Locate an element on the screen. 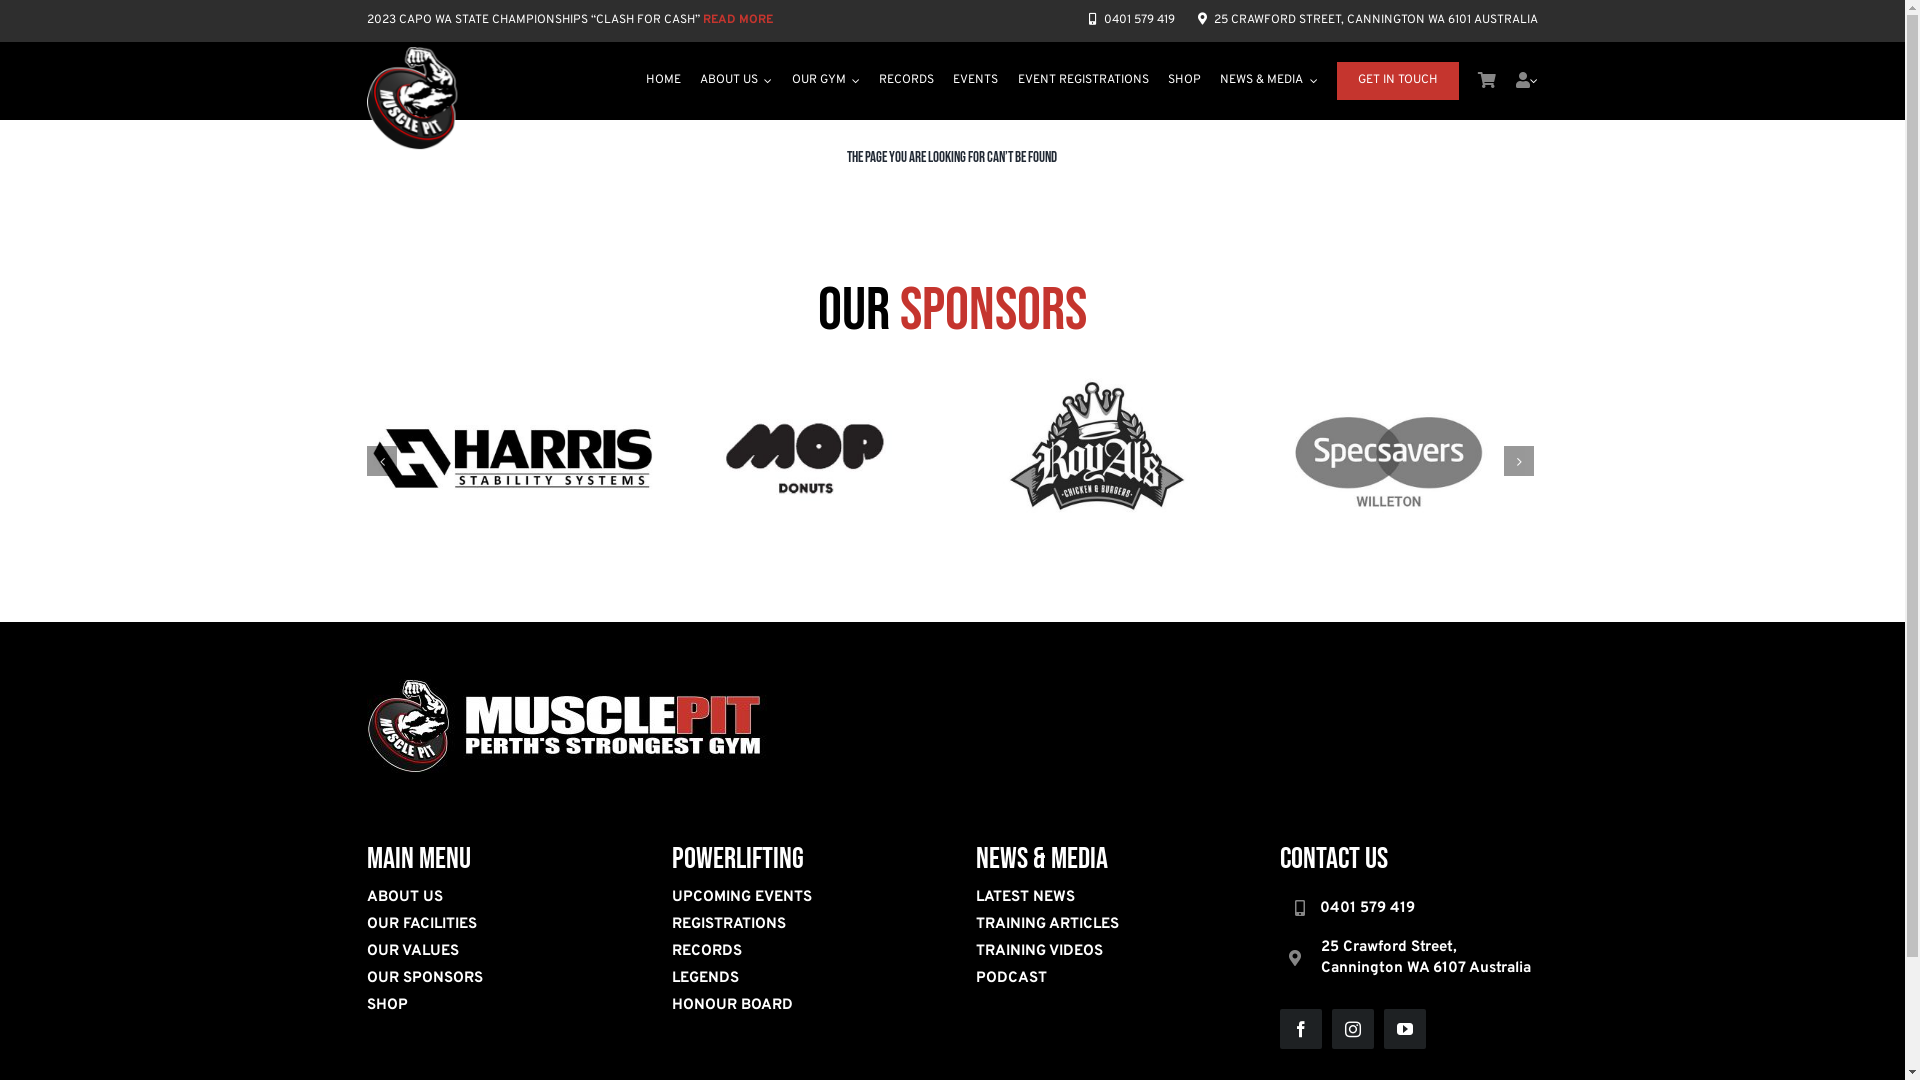  'LATEST NEWS' is located at coordinates (1103, 896).